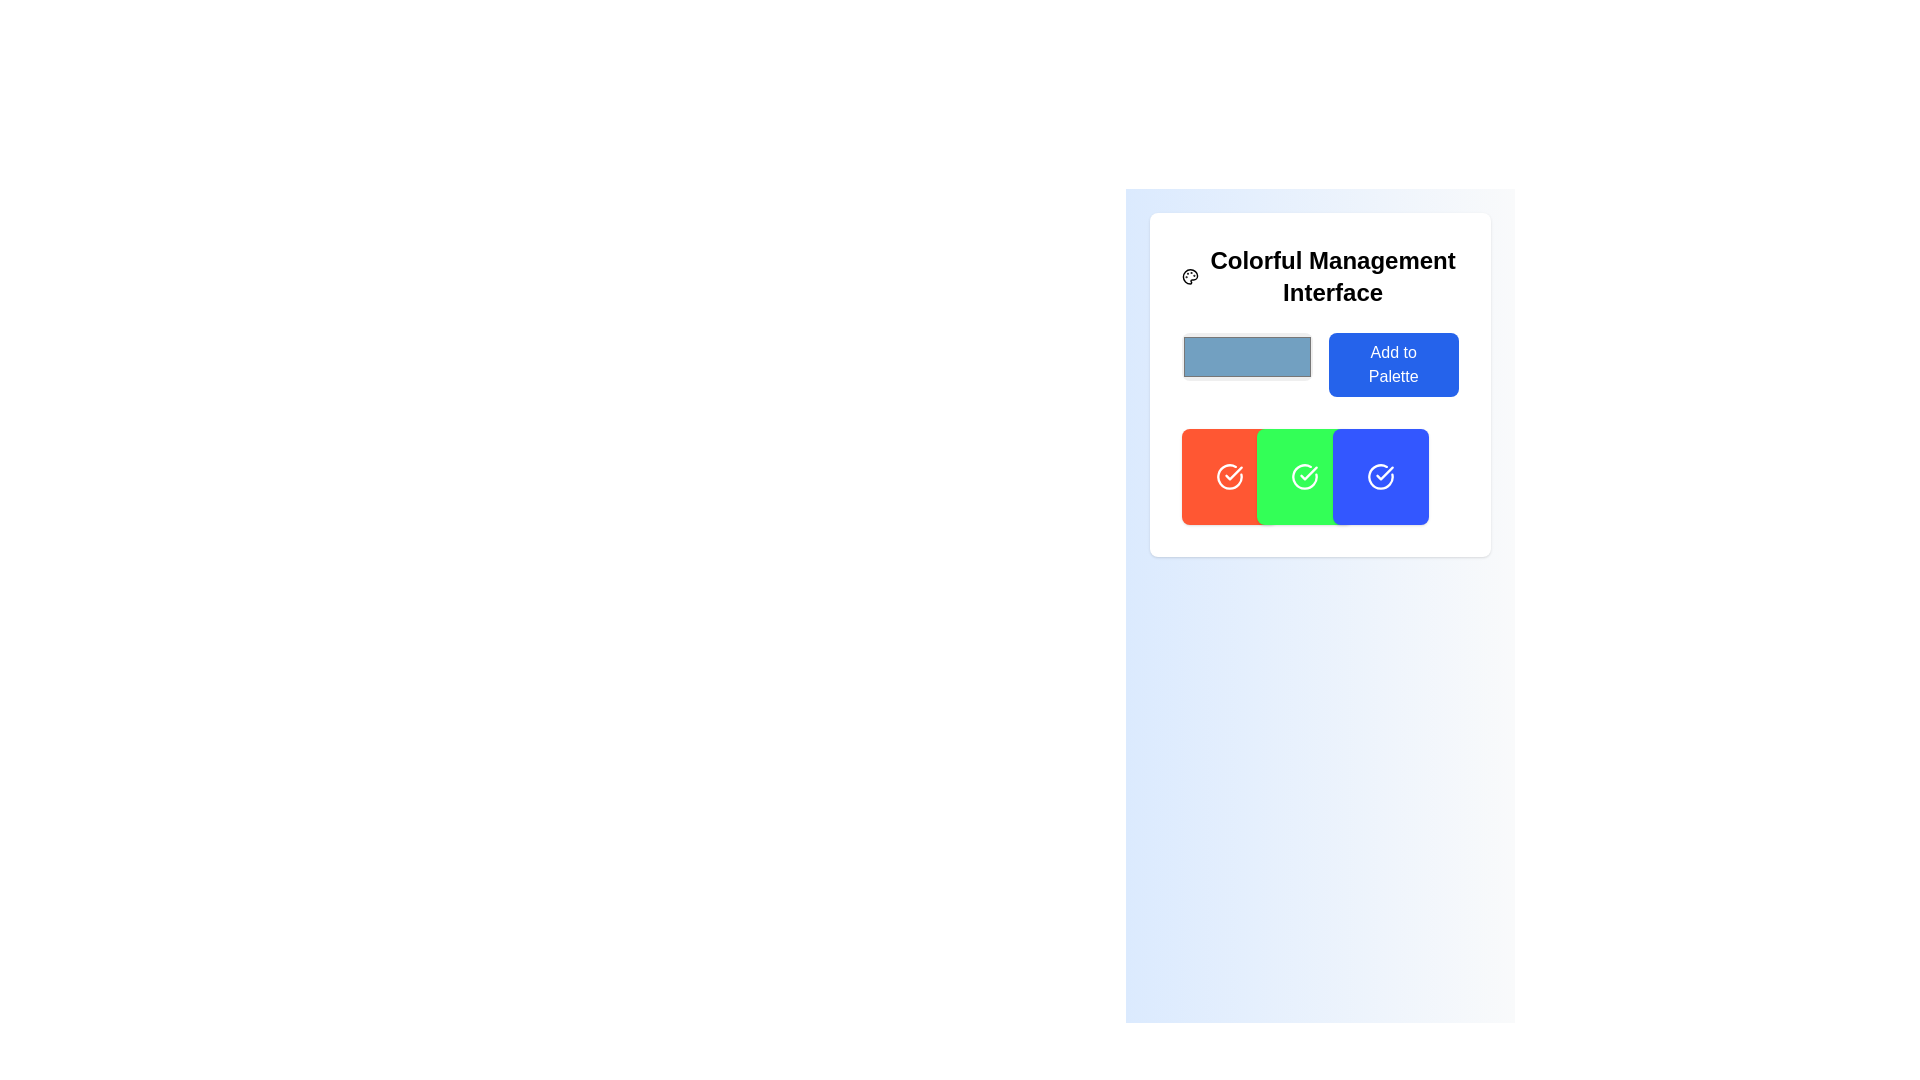 Image resolution: width=1920 pixels, height=1080 pixels. What do you see at coordinates (1320, 477) in the screenshot?
I see `the second block` at bounding box center [1320, 477].